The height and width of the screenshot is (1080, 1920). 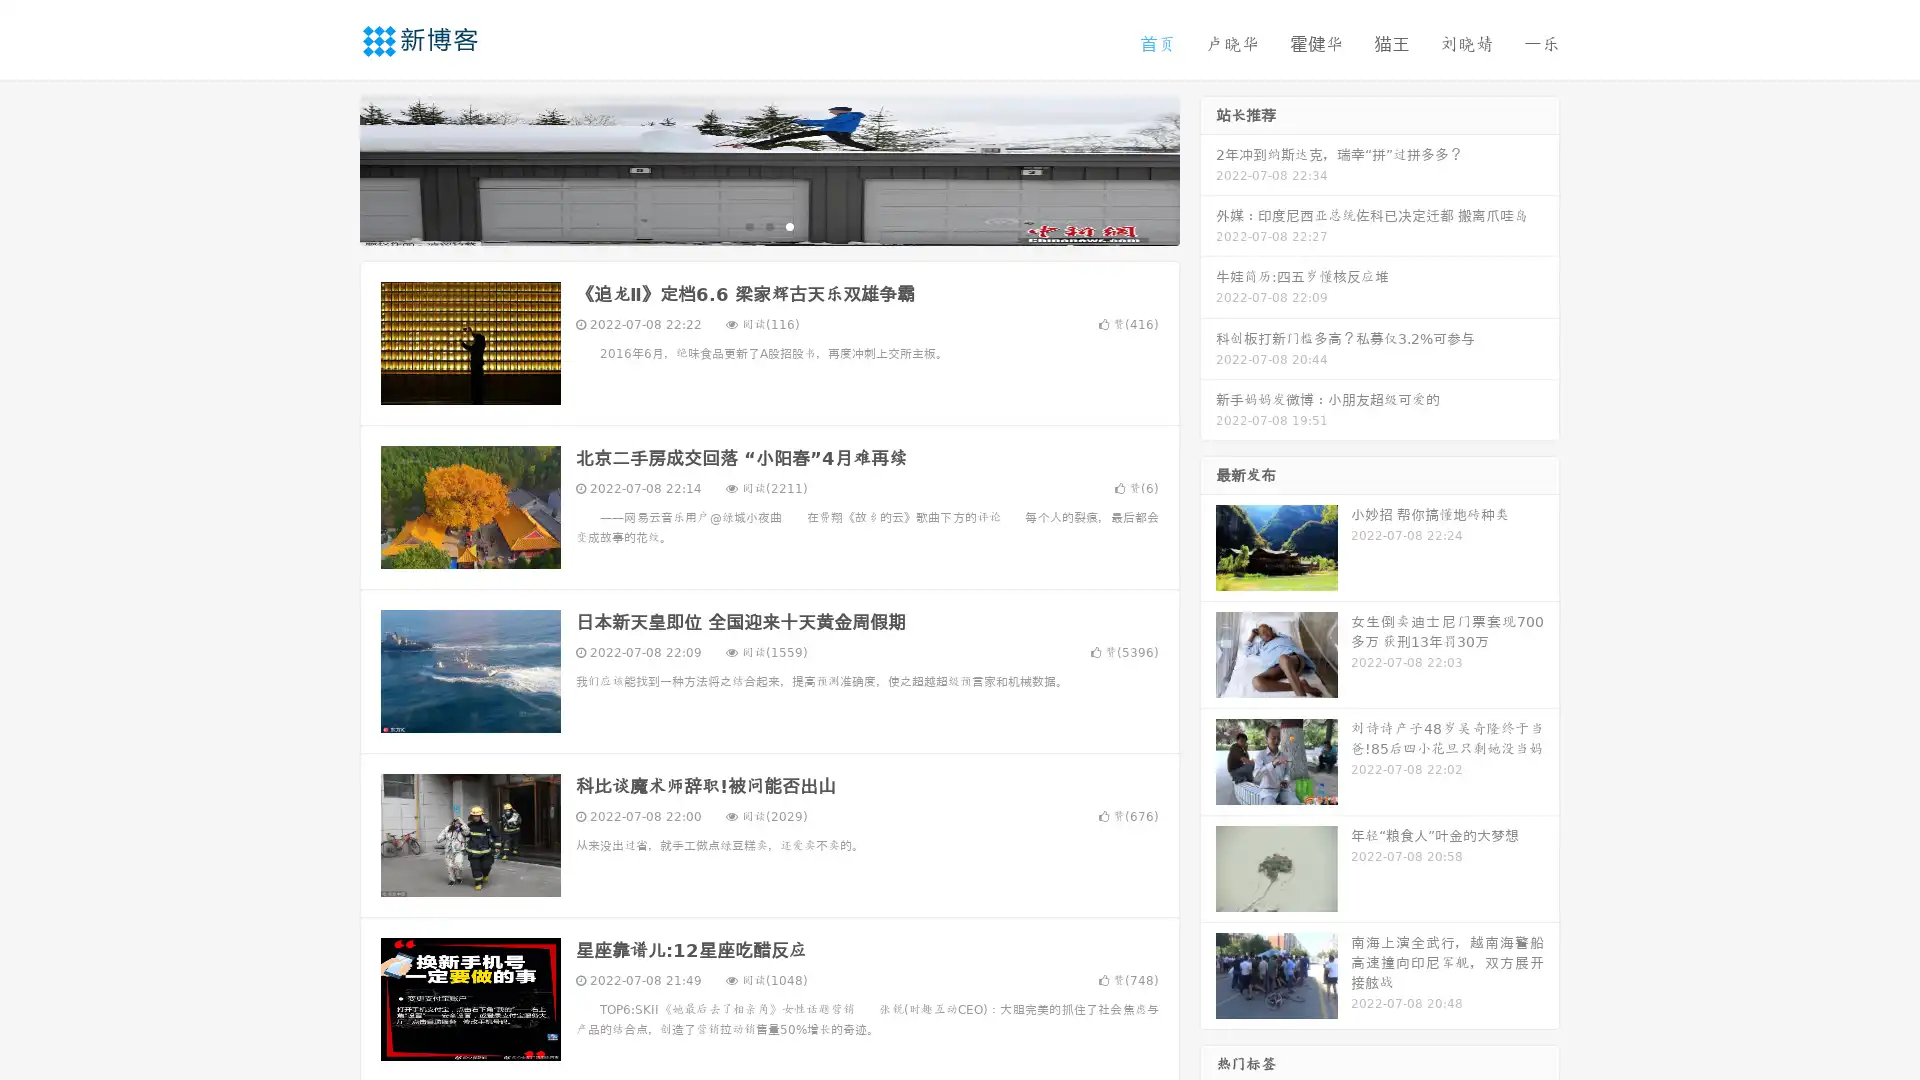 What do you see at coordinates (330, 168) in the screenshot?
I see `Previous slide` at bounding box center [330, 168].